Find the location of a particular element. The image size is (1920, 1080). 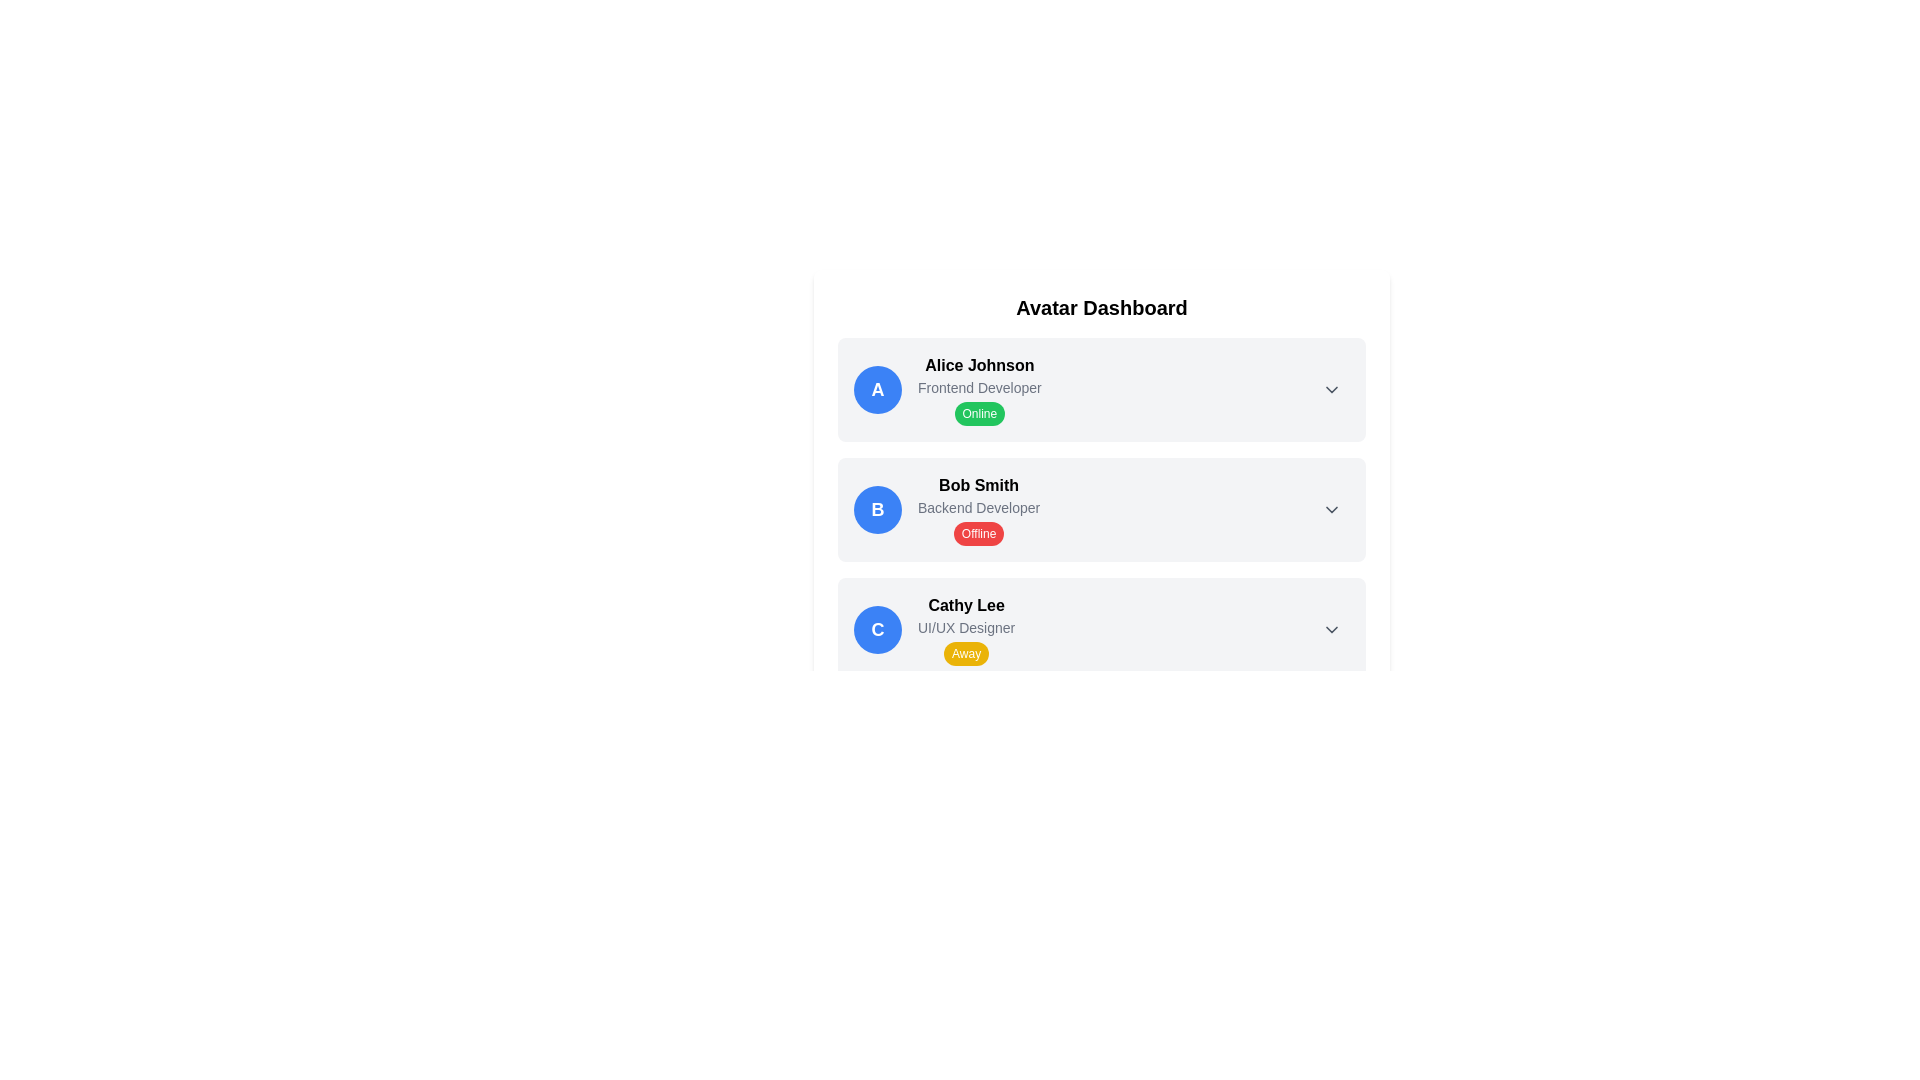

the information display block for 'Cathy Lee', which includes her name, job title 'UI/UX Designer', and the 'Away' badge, located in the third entry of the vertical list is located at coordinates (966, 628).